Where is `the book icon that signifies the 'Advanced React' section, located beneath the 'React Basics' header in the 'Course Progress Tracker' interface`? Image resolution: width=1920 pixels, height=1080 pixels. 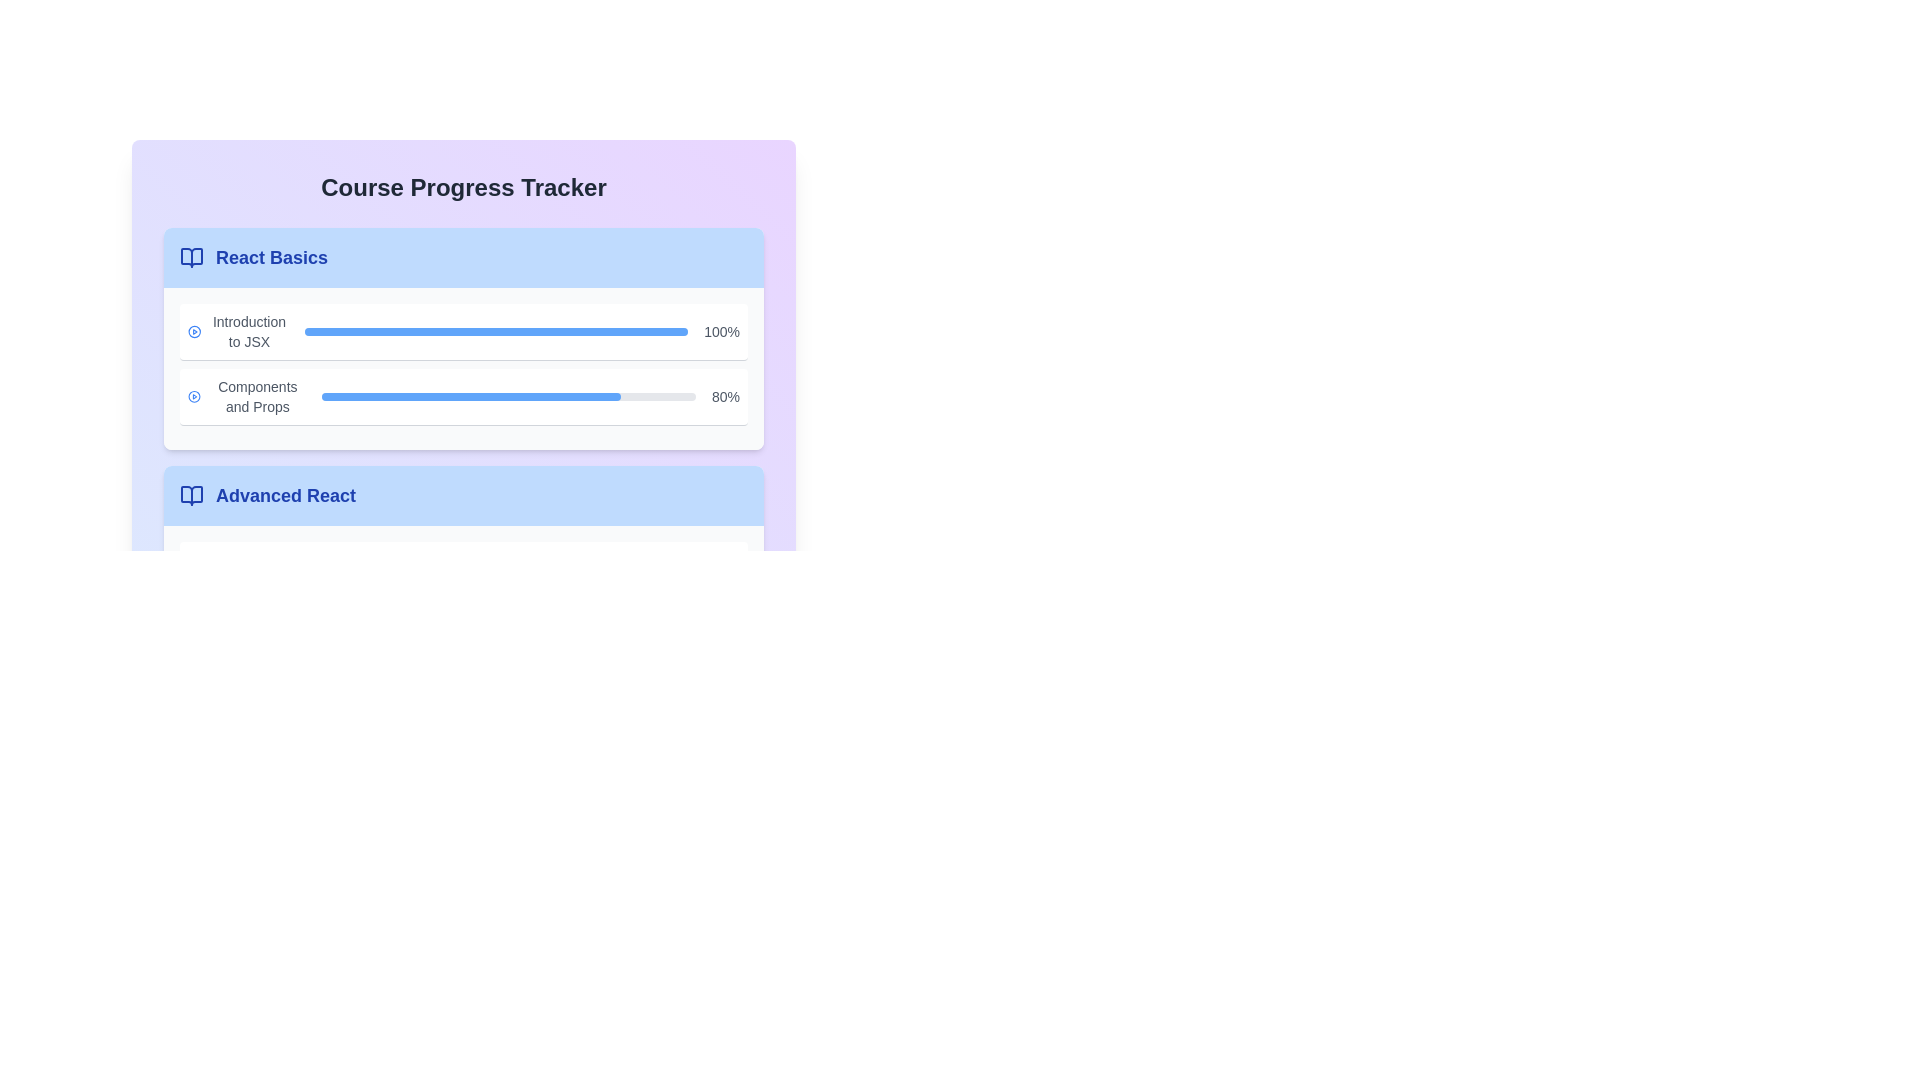 the book icon that signifies the 'Advanced React' section, located beneath the 'React Basics' header in the 'Course Progress Tracker' interface is located at coordinates (192, 495).